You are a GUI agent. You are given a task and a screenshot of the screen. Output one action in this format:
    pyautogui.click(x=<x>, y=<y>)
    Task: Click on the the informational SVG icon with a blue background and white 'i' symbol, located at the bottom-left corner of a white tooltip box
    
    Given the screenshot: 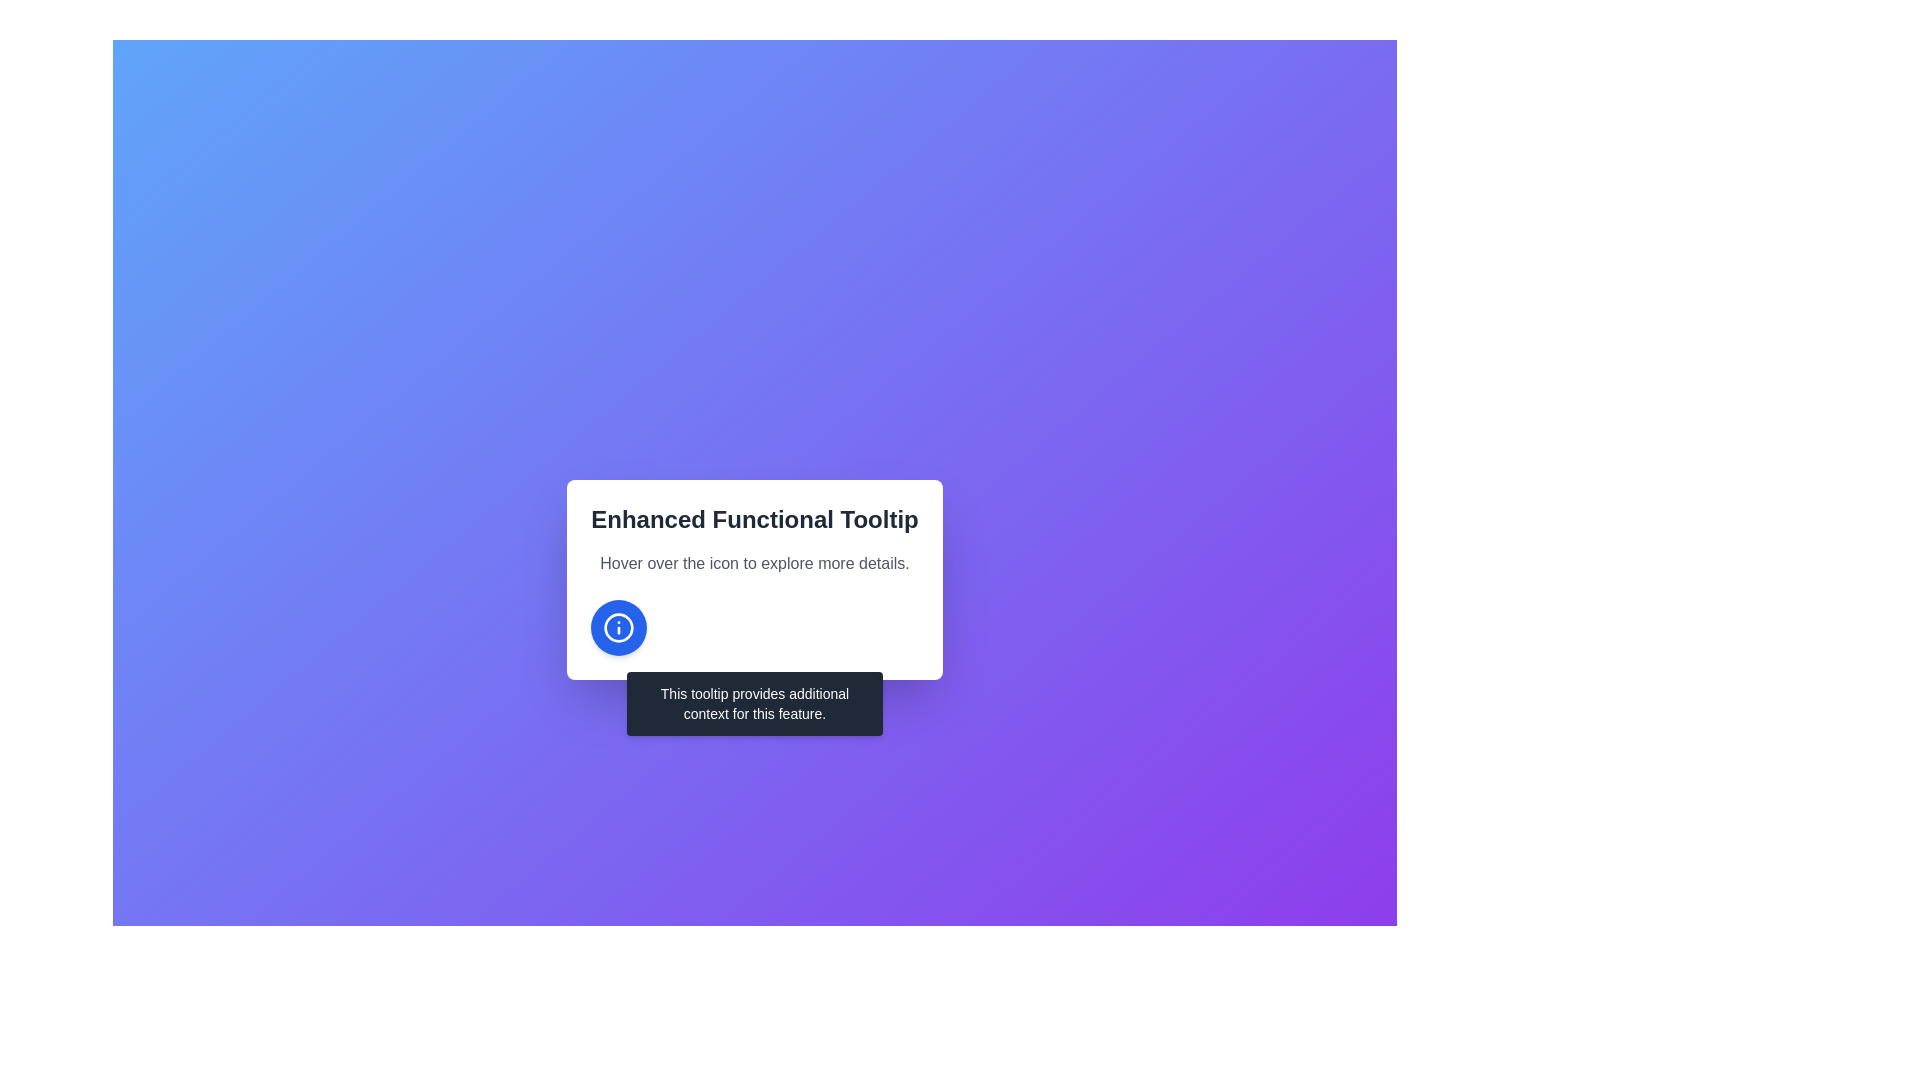 What is the action you would take?
    pyautogui.click(x=618, y=627)
    